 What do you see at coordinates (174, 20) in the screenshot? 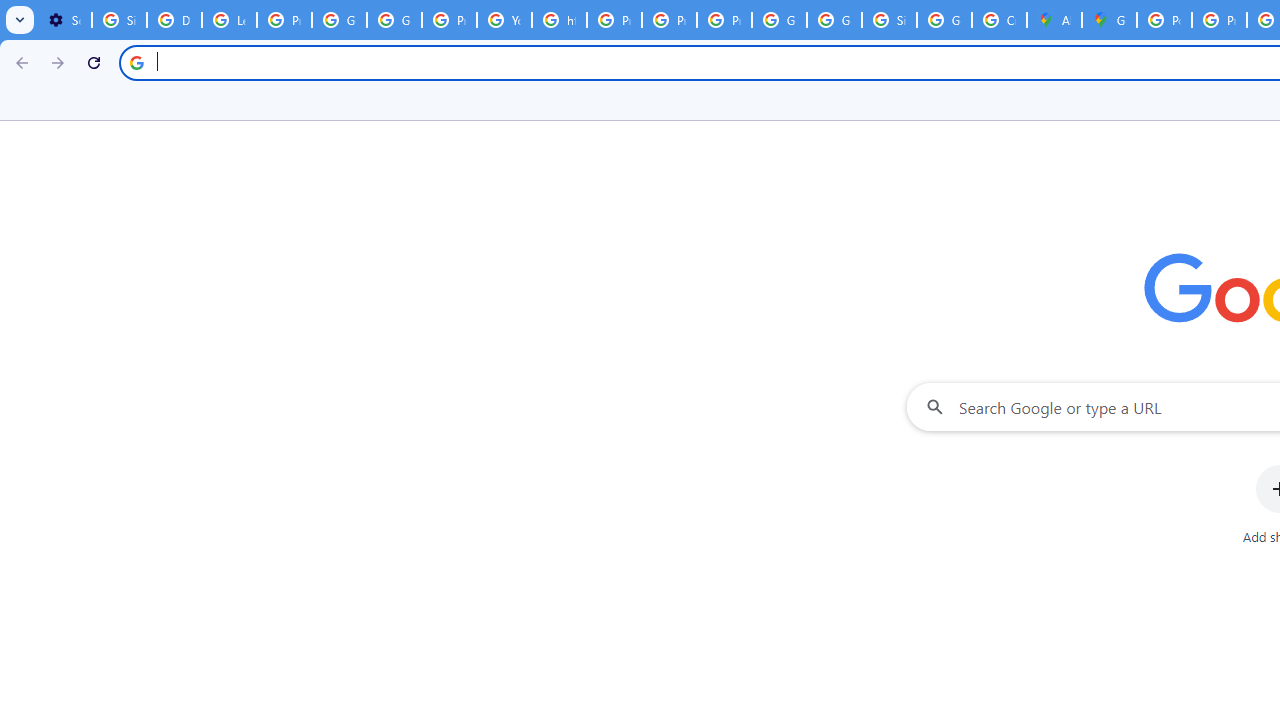
I see `'Delete photos & videos - Computer - Google Photos Help'` at bounding box center [174, 20].